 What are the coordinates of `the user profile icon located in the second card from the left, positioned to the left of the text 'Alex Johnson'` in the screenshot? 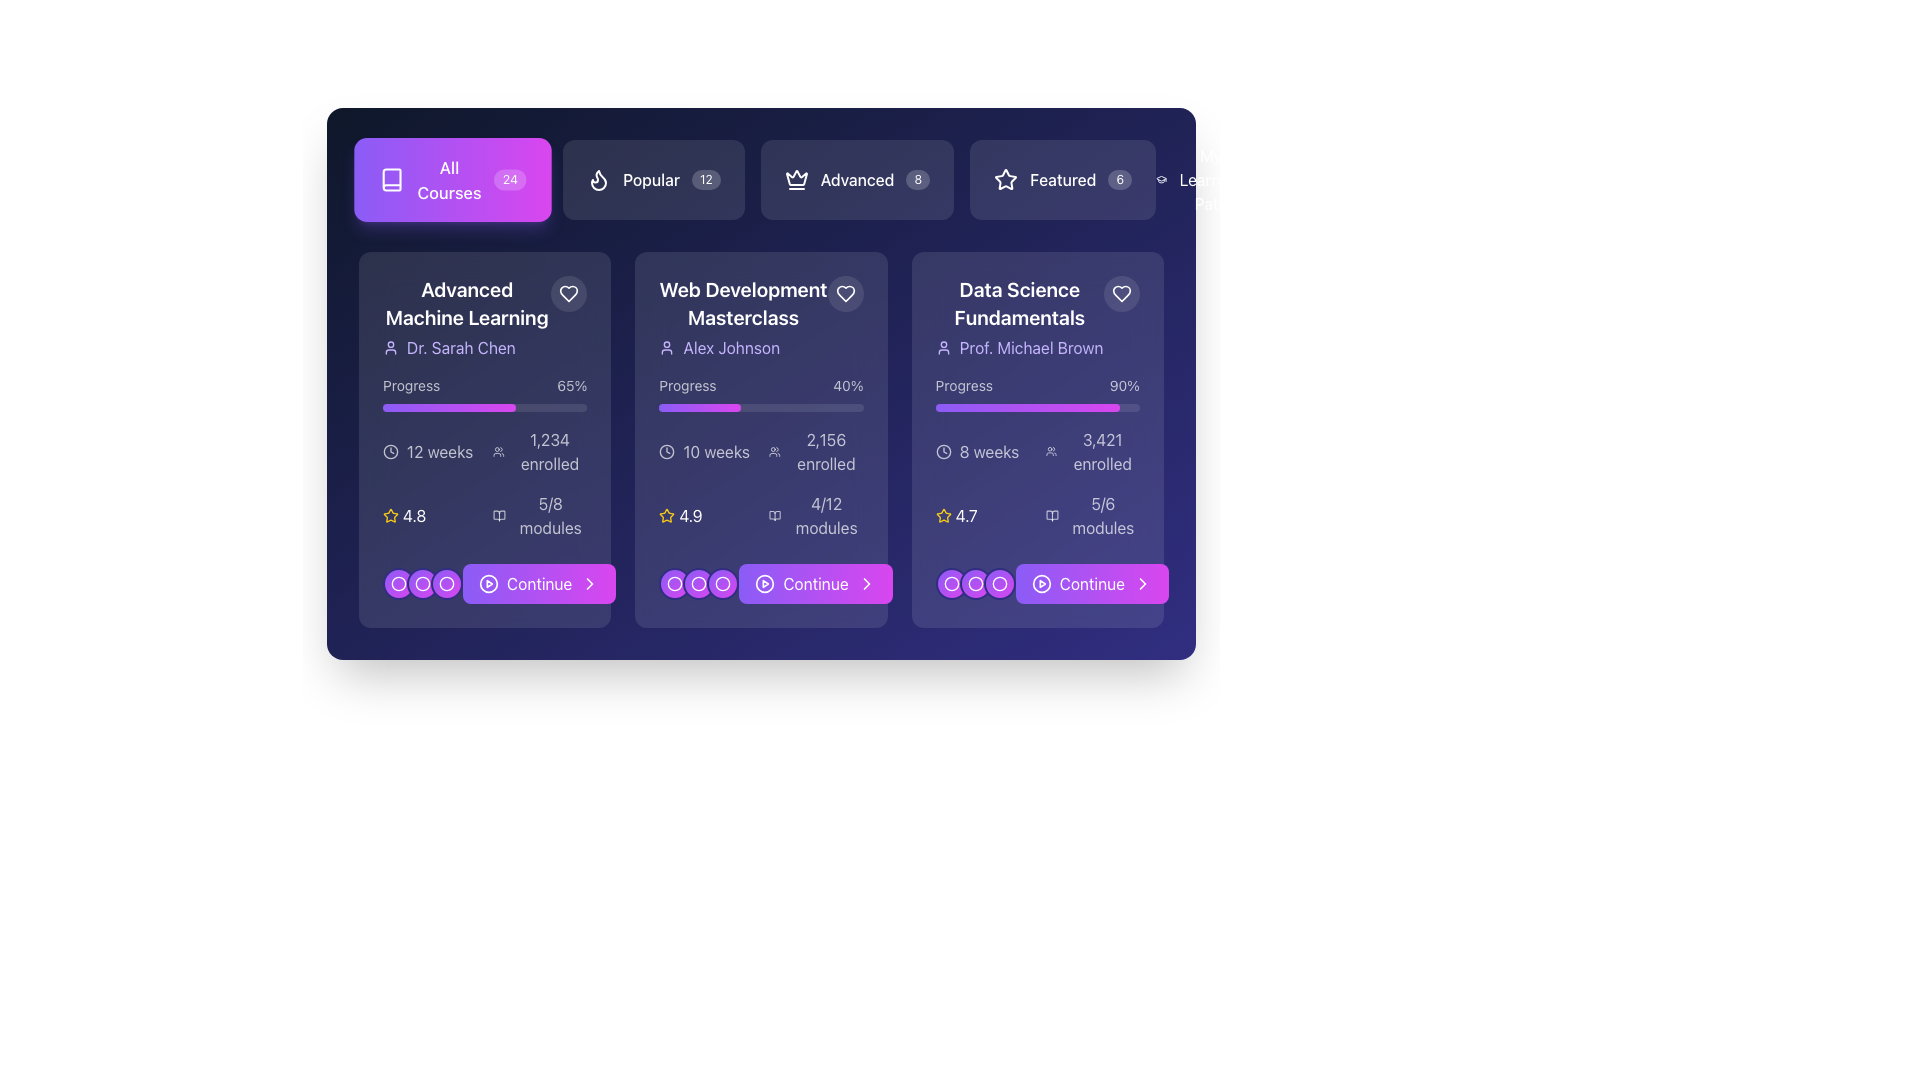 It's located at (667, 346).